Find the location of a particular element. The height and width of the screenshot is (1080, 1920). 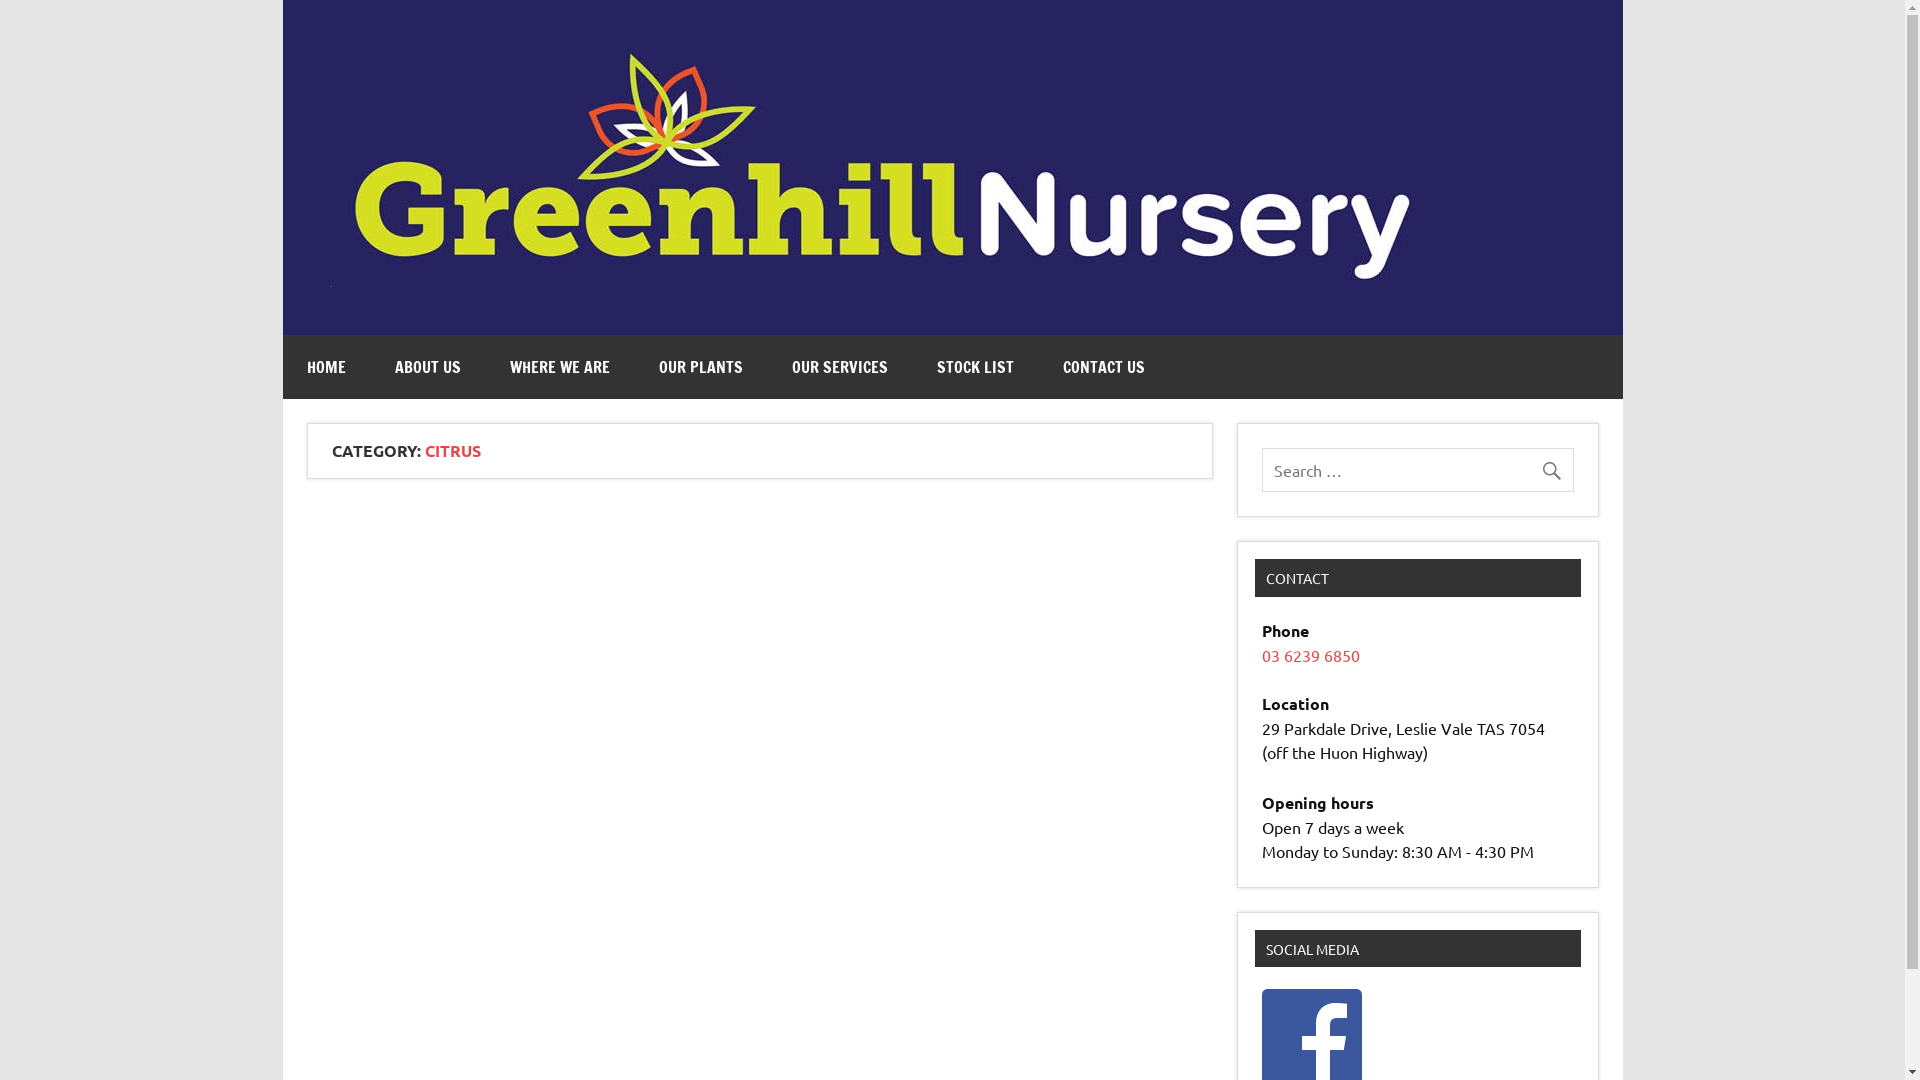

'03 6239 6850' is located at coordinates (1310, 655).